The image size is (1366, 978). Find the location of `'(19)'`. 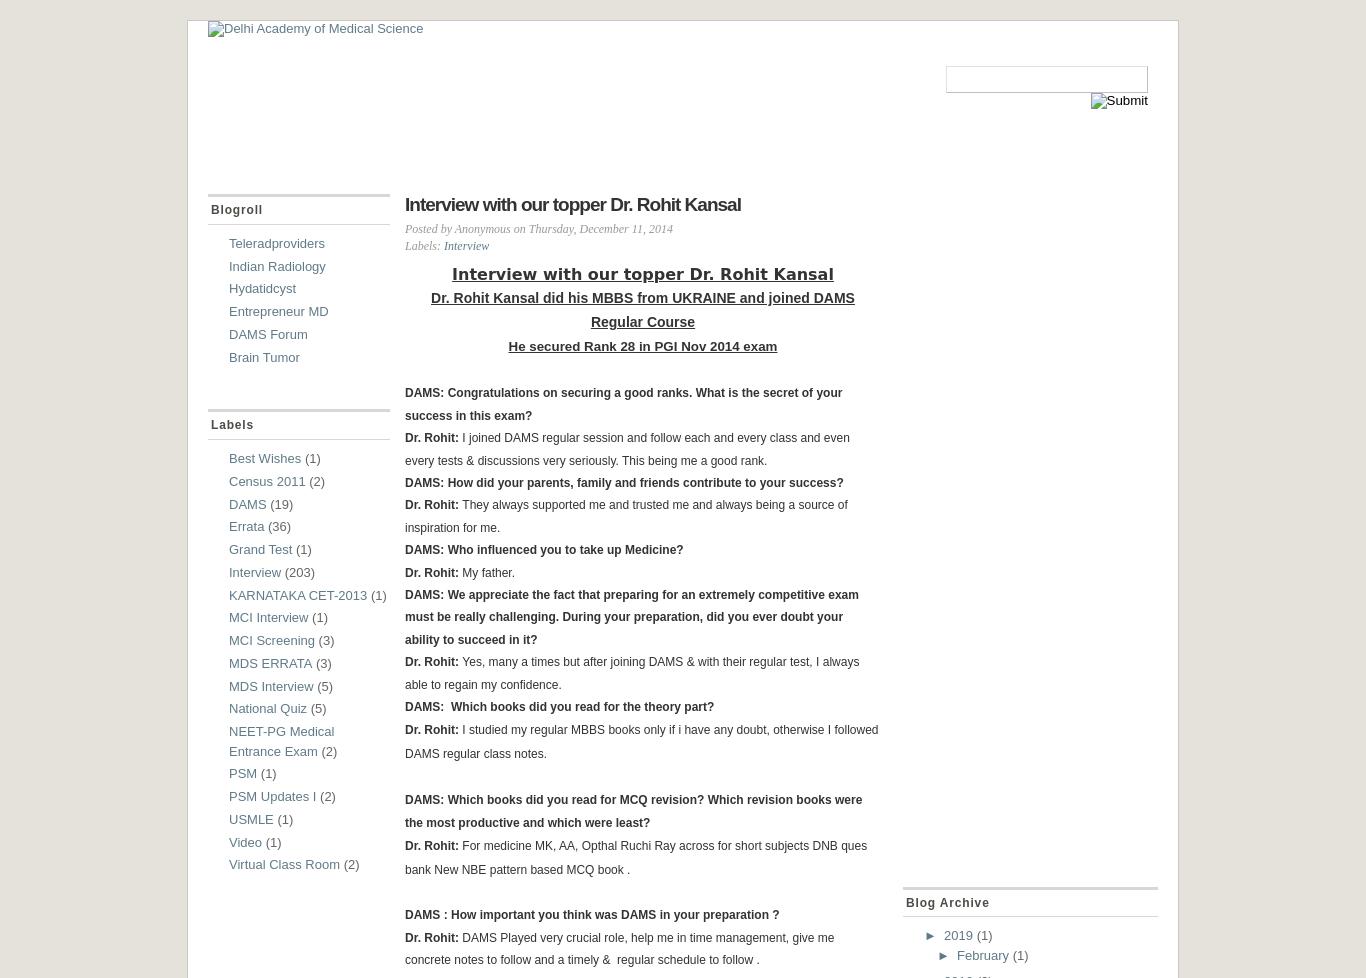

'(19)' is located at coordinates (281, 503).